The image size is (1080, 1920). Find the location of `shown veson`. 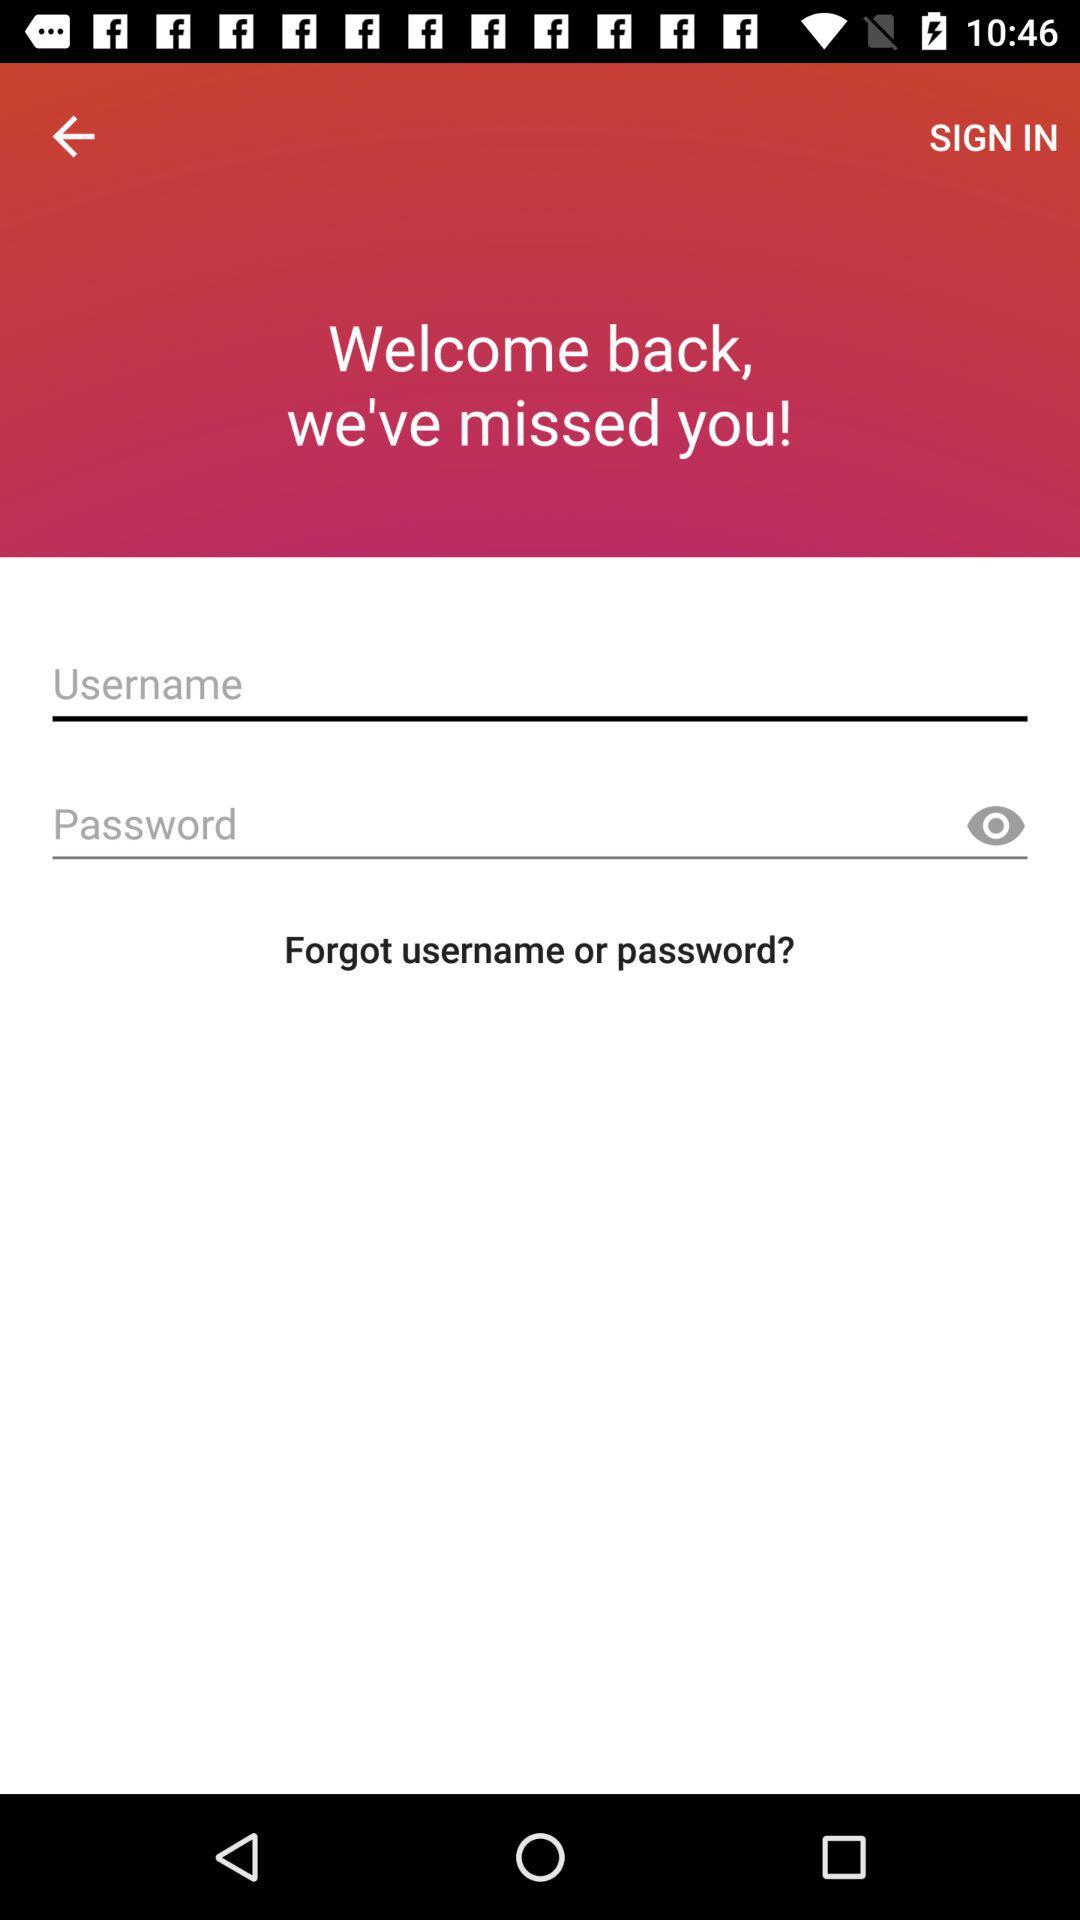

shown veson is located at coordinates (995, 826).